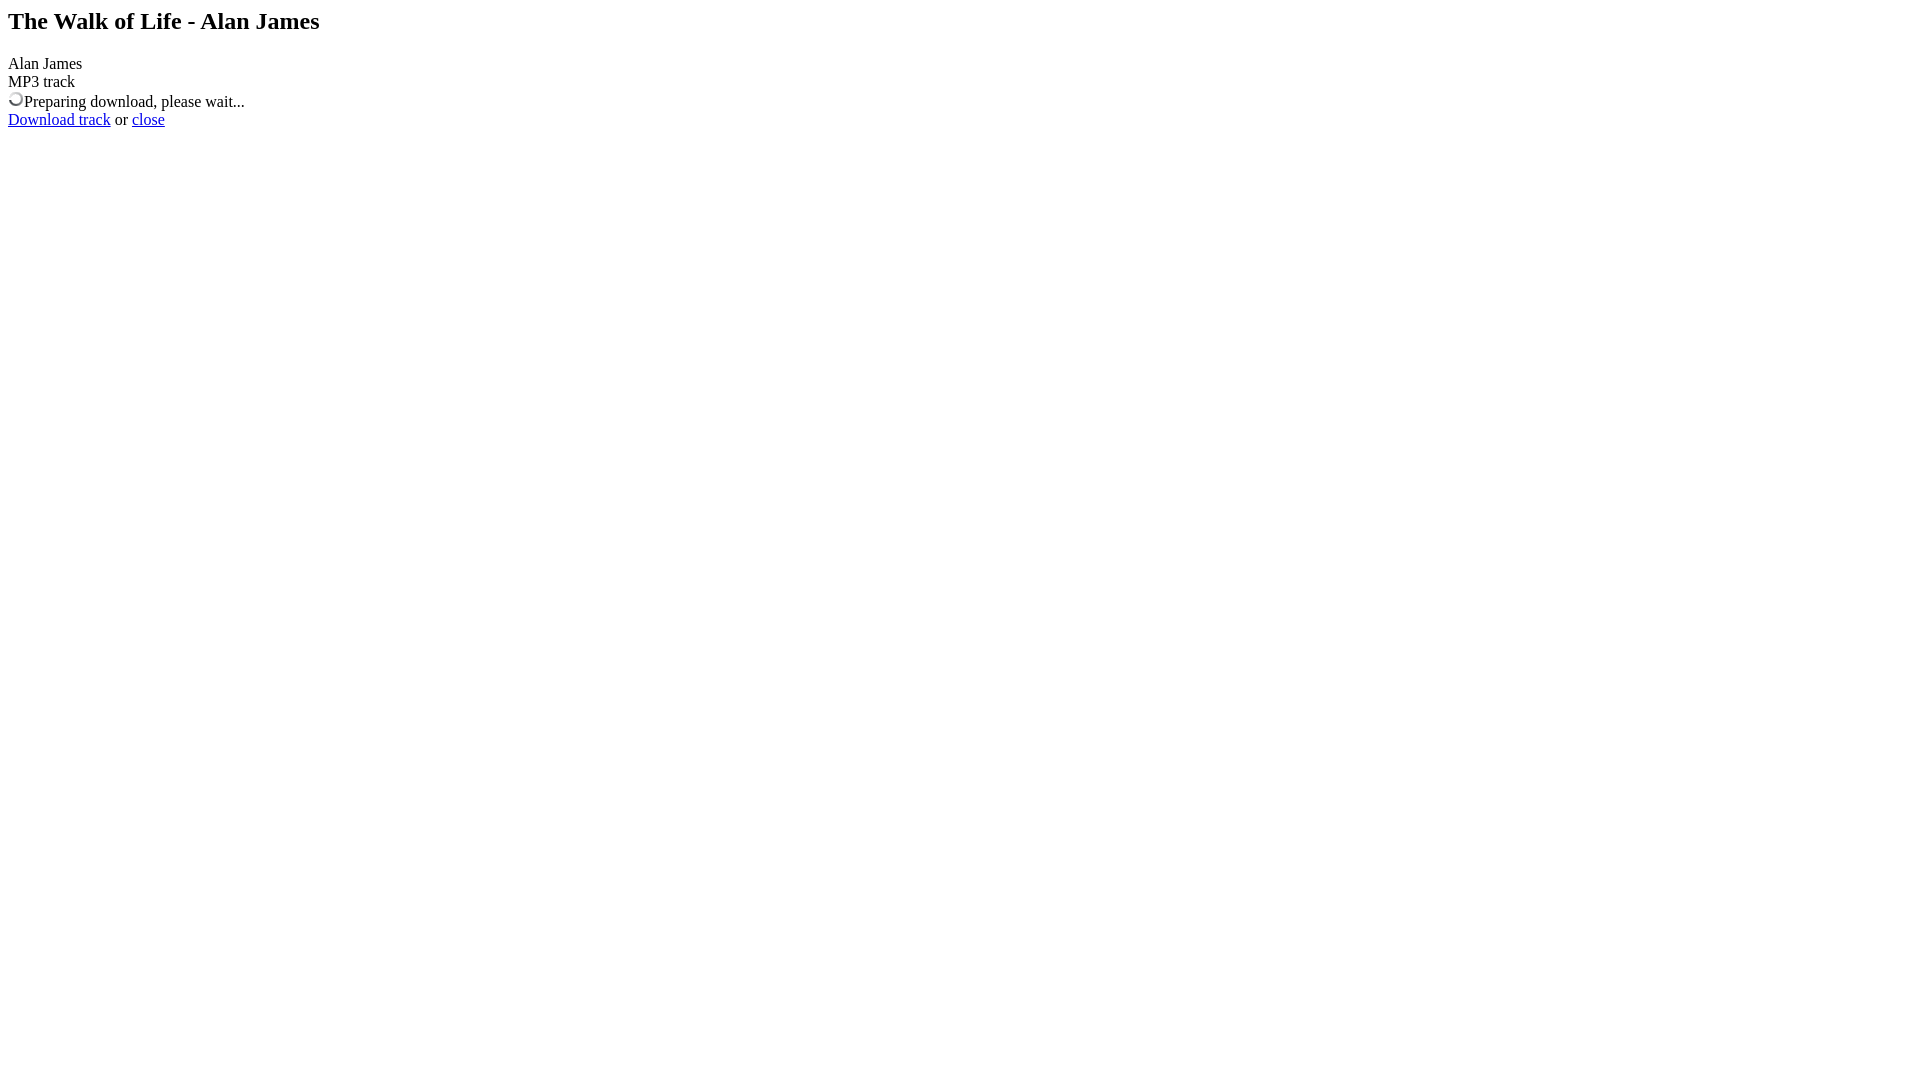 The image size is (1920, 1080). What do you see at coordinates (59, 119) in the screenshot?
I see `'Download track'` at bounding box center [59, 119].